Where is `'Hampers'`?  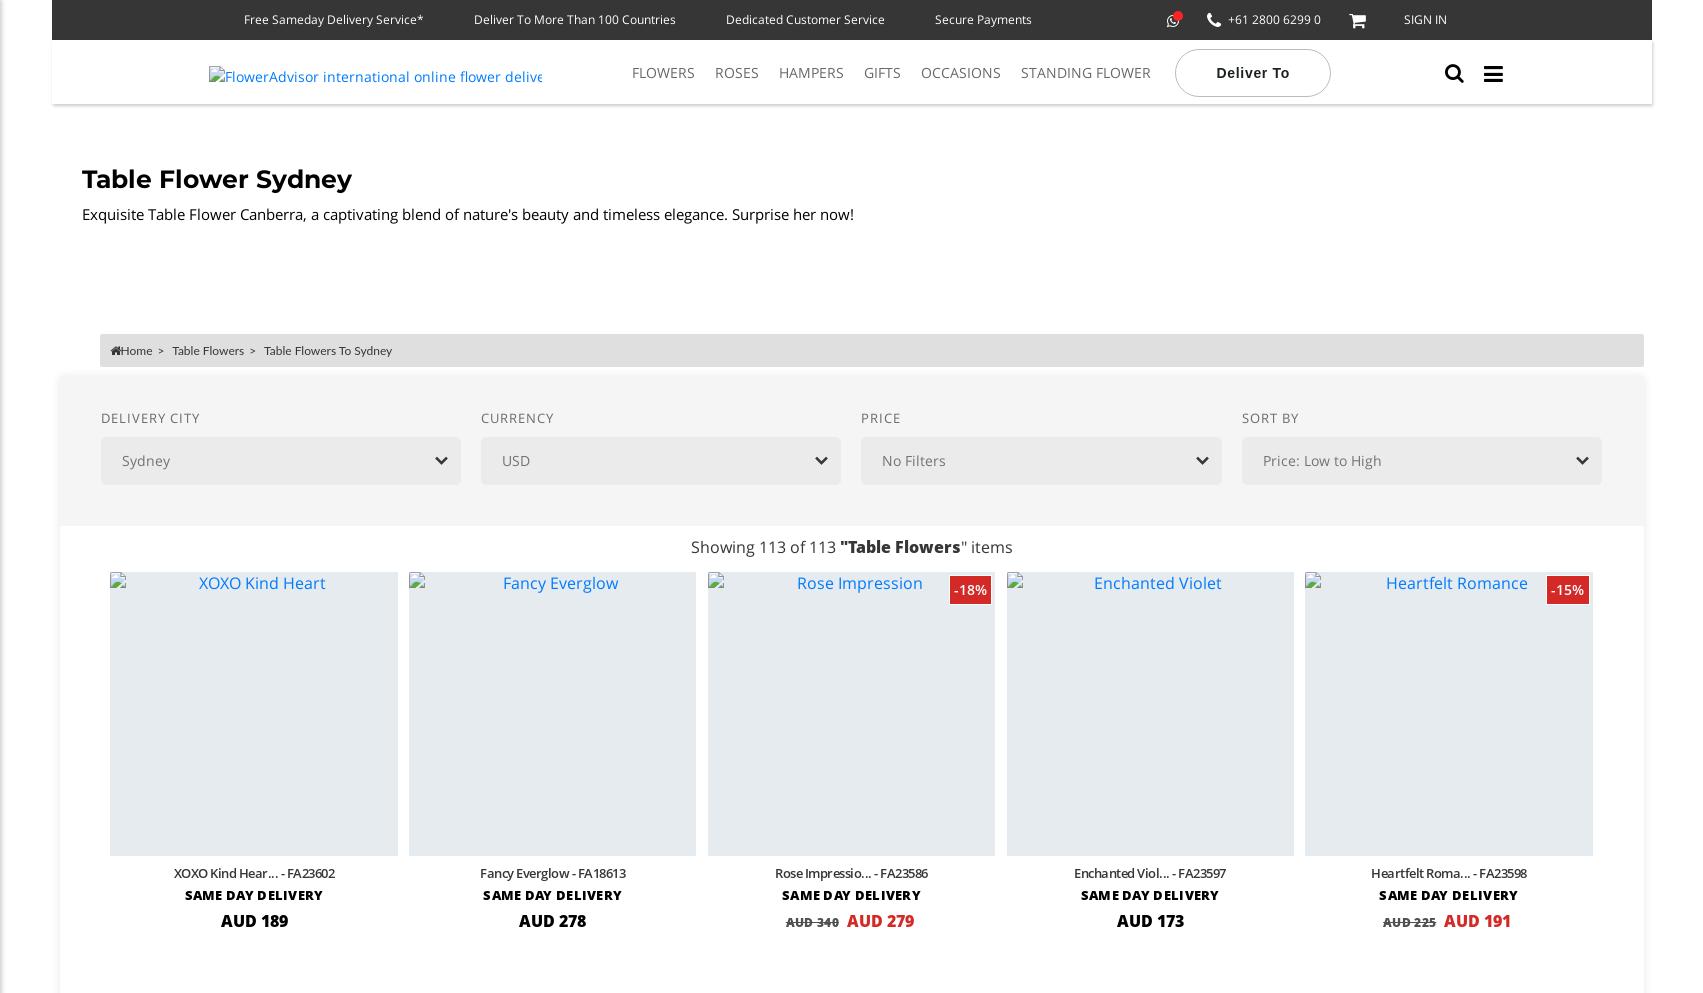 'Hampers' is located at coordinates (811, 72).